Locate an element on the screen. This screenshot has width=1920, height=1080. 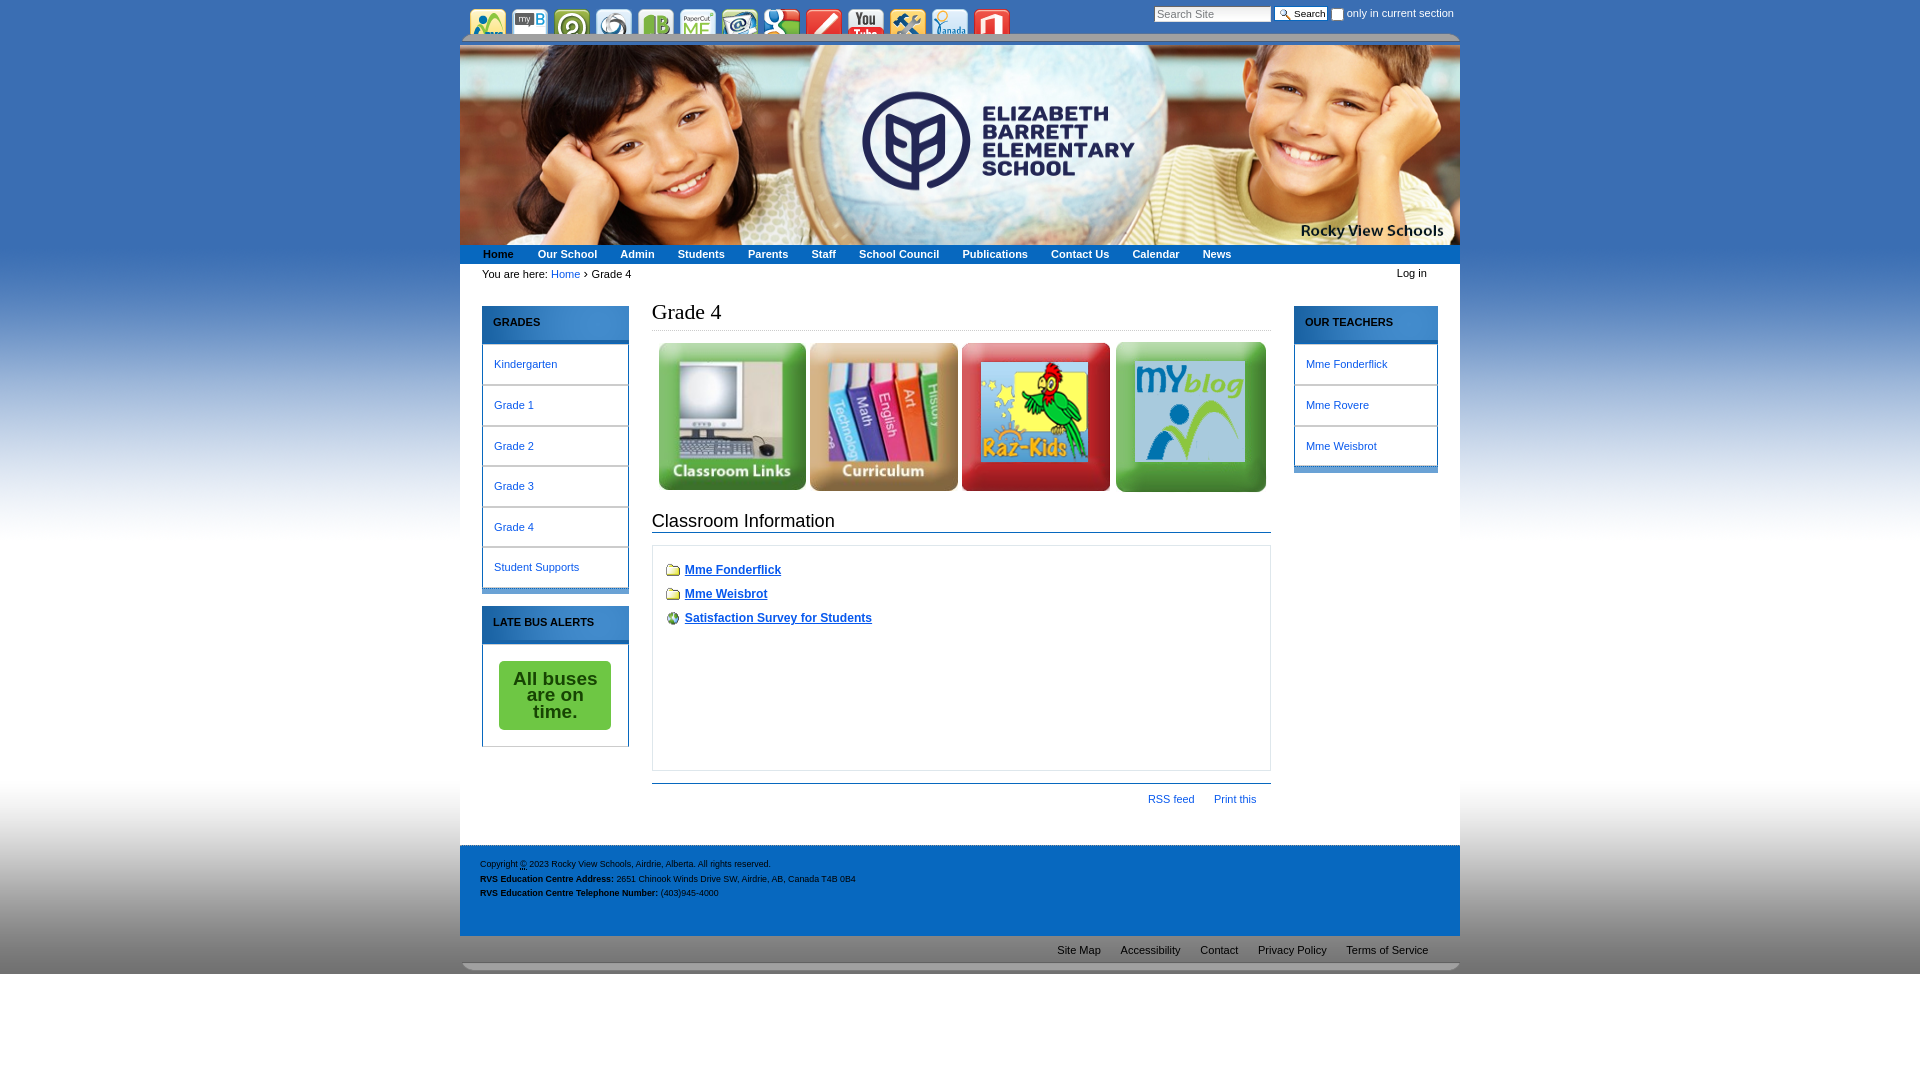
'Contact' is located at coordinates (1218, 948).